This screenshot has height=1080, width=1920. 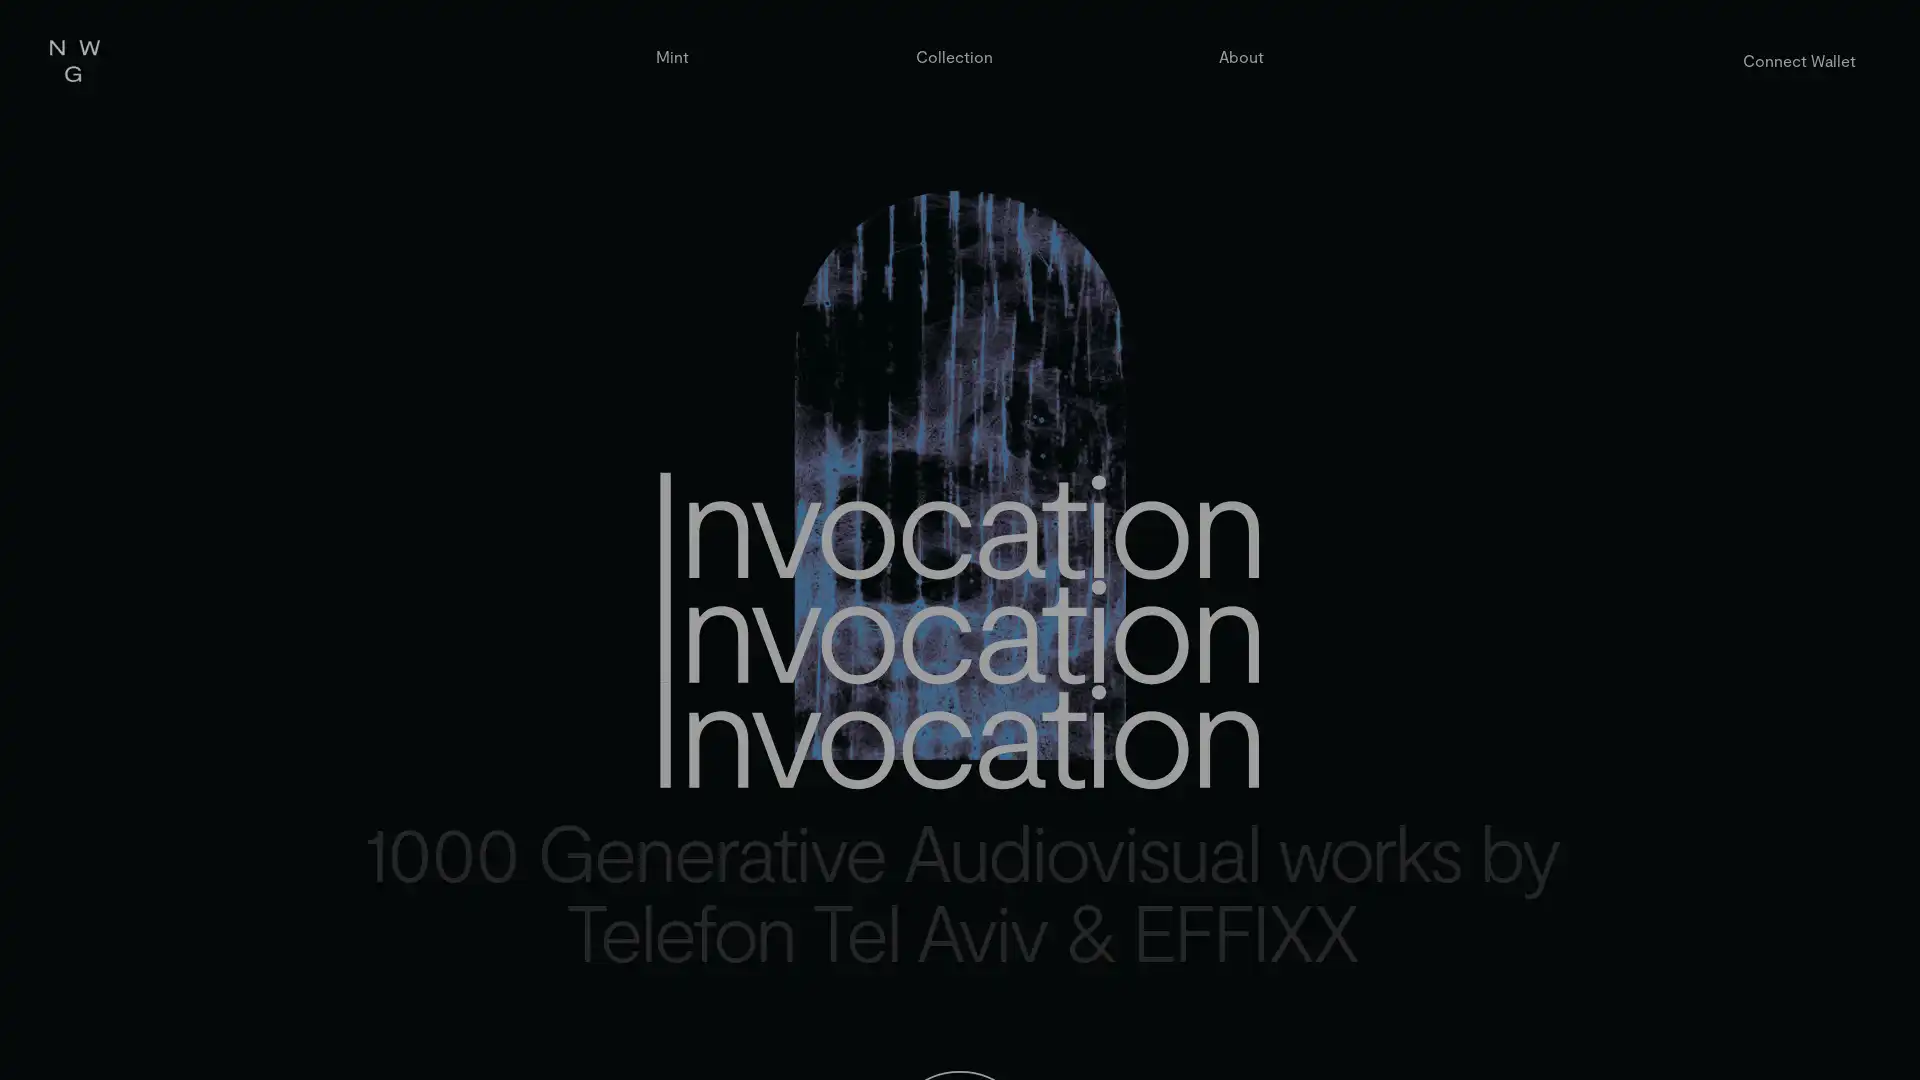 What do you see at coordinates (1799, 59) in the screenshot?
I see `Connect Wallet` at bounding box center [1799, 59].